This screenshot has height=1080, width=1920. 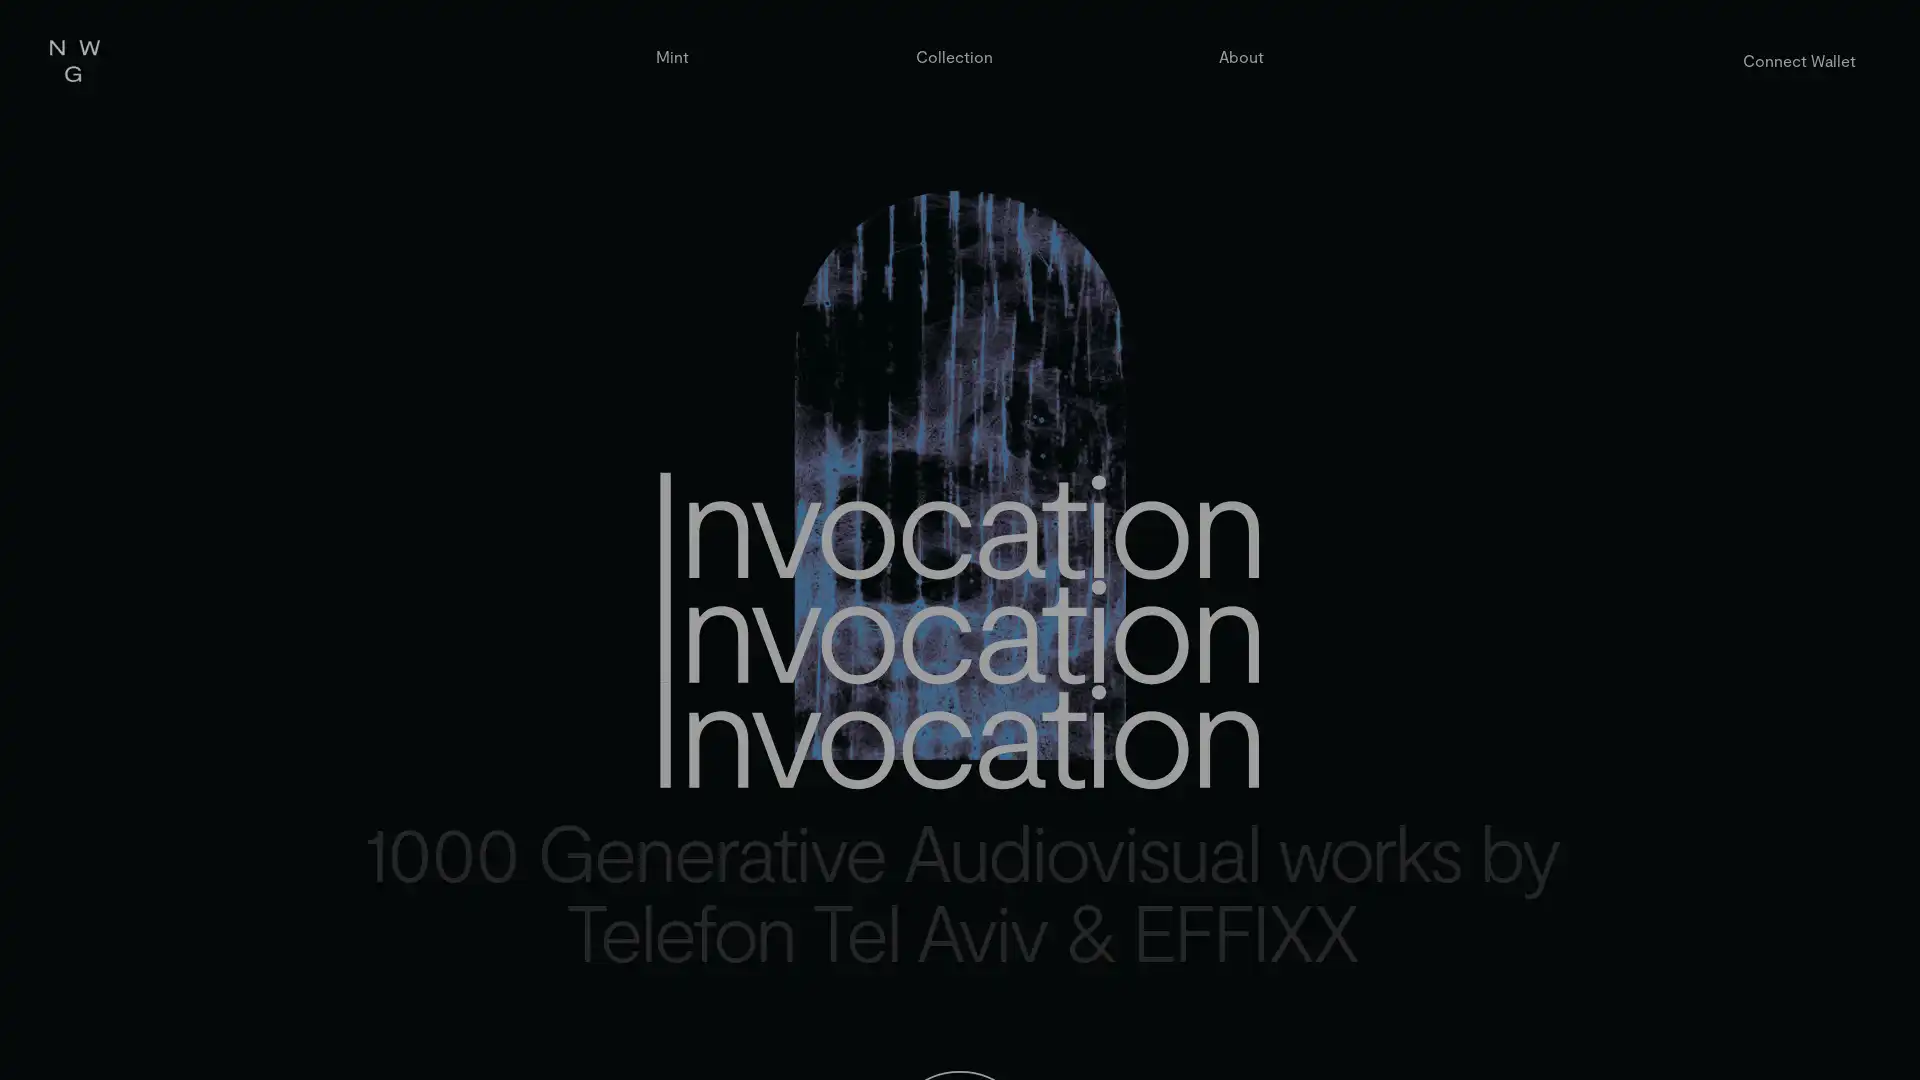 What do you see at coordinates (1799, 59) in the screenshot?
I see `Connect Wallet` at bounding box center [1799, 59].